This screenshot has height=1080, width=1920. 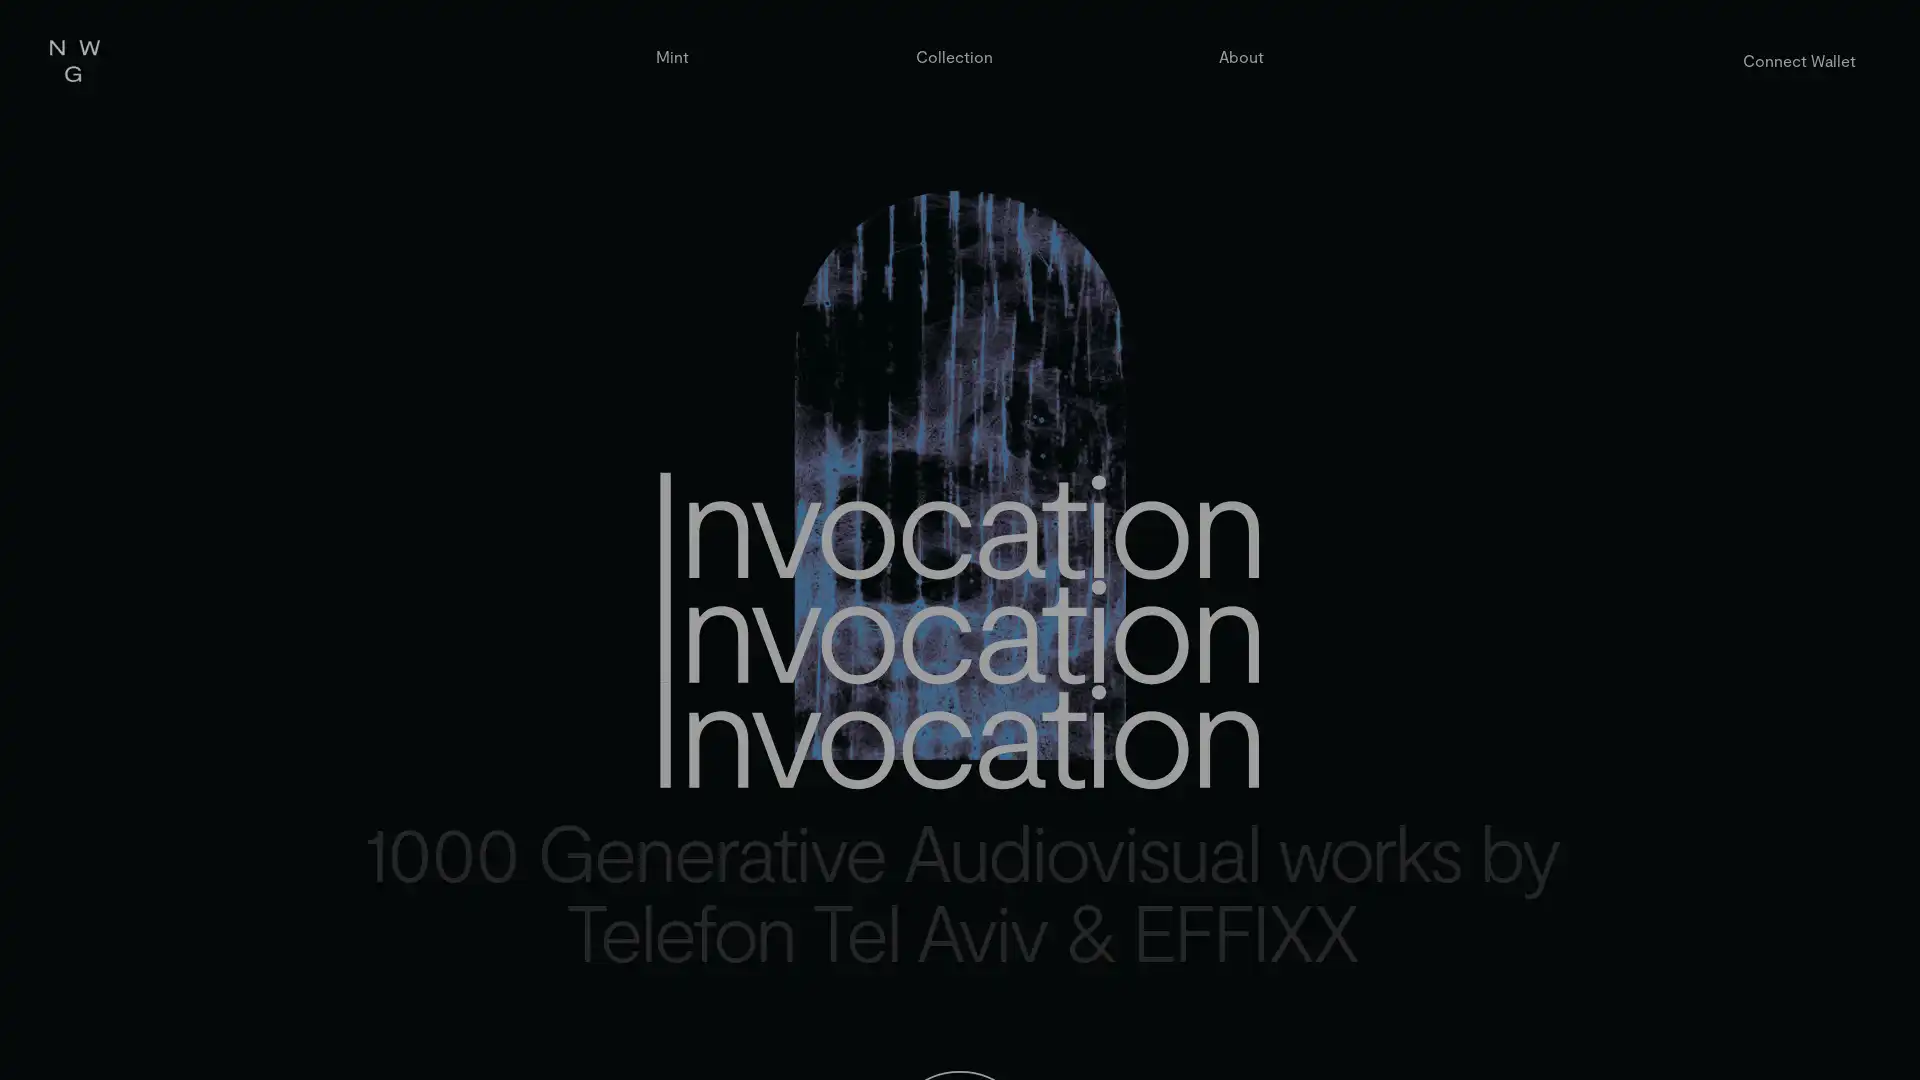 What do you see at coordinates (1799, 59) in the screenshot?
I see `Connect Wallet` at bounding box center [1799, 59].